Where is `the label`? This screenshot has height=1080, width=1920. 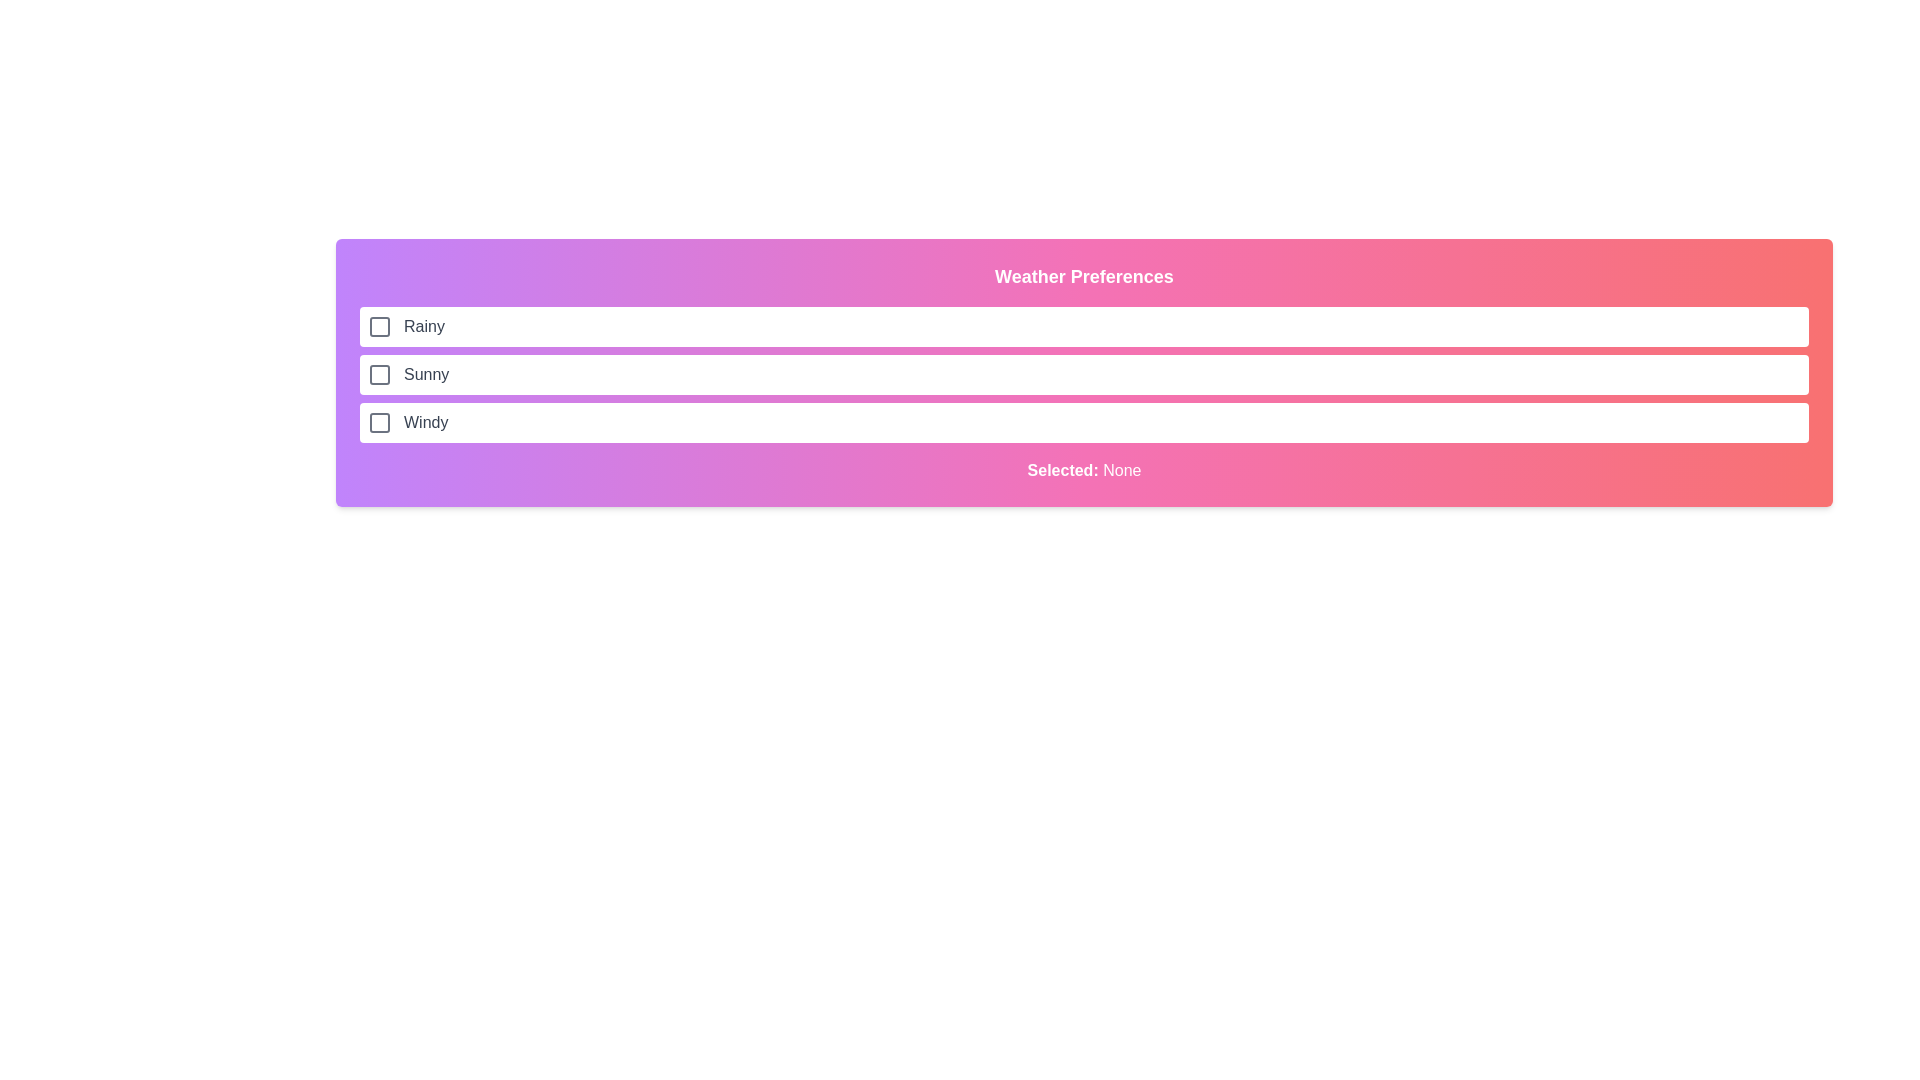 the label is located at coordinates (425, 374).